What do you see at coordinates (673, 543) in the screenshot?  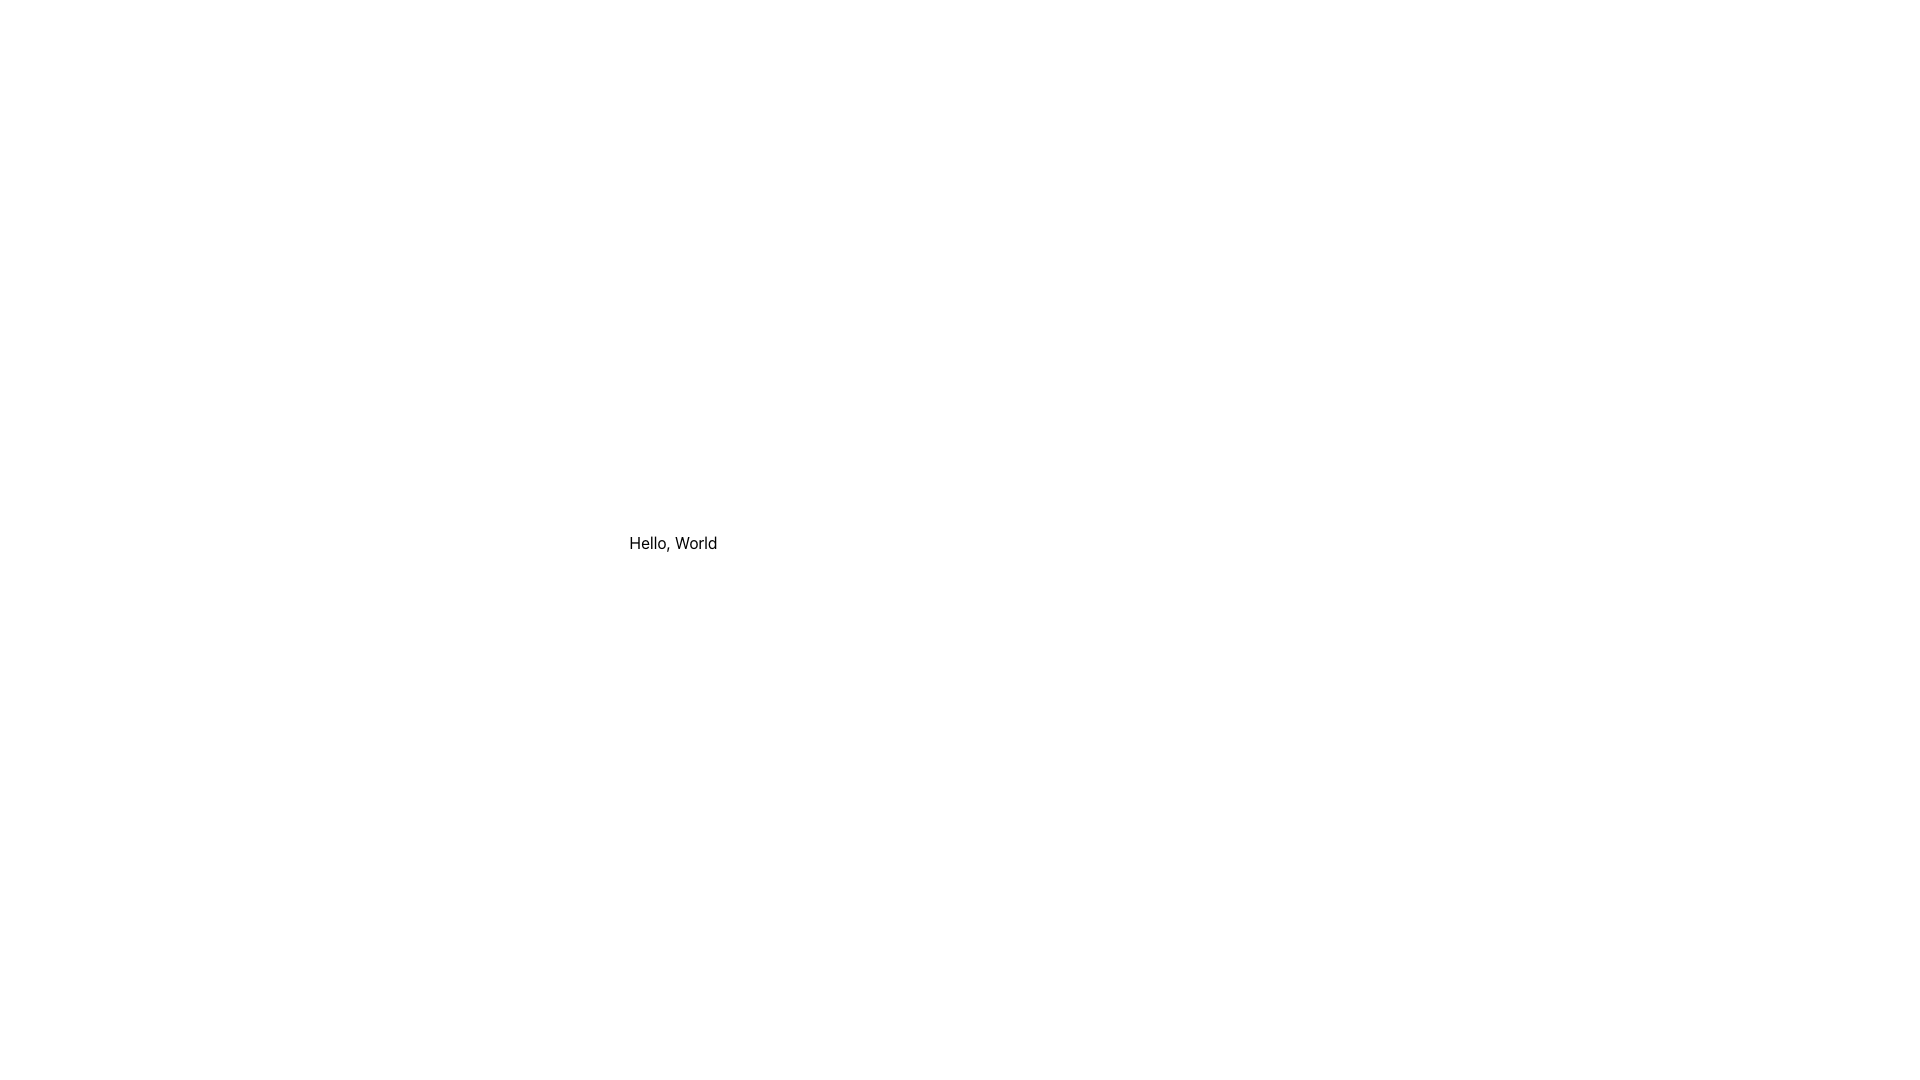 I see `the static text displaying 'Hello, World', which is centrally positioned within a white background and styled in black color` at bounding box center [673, 543].